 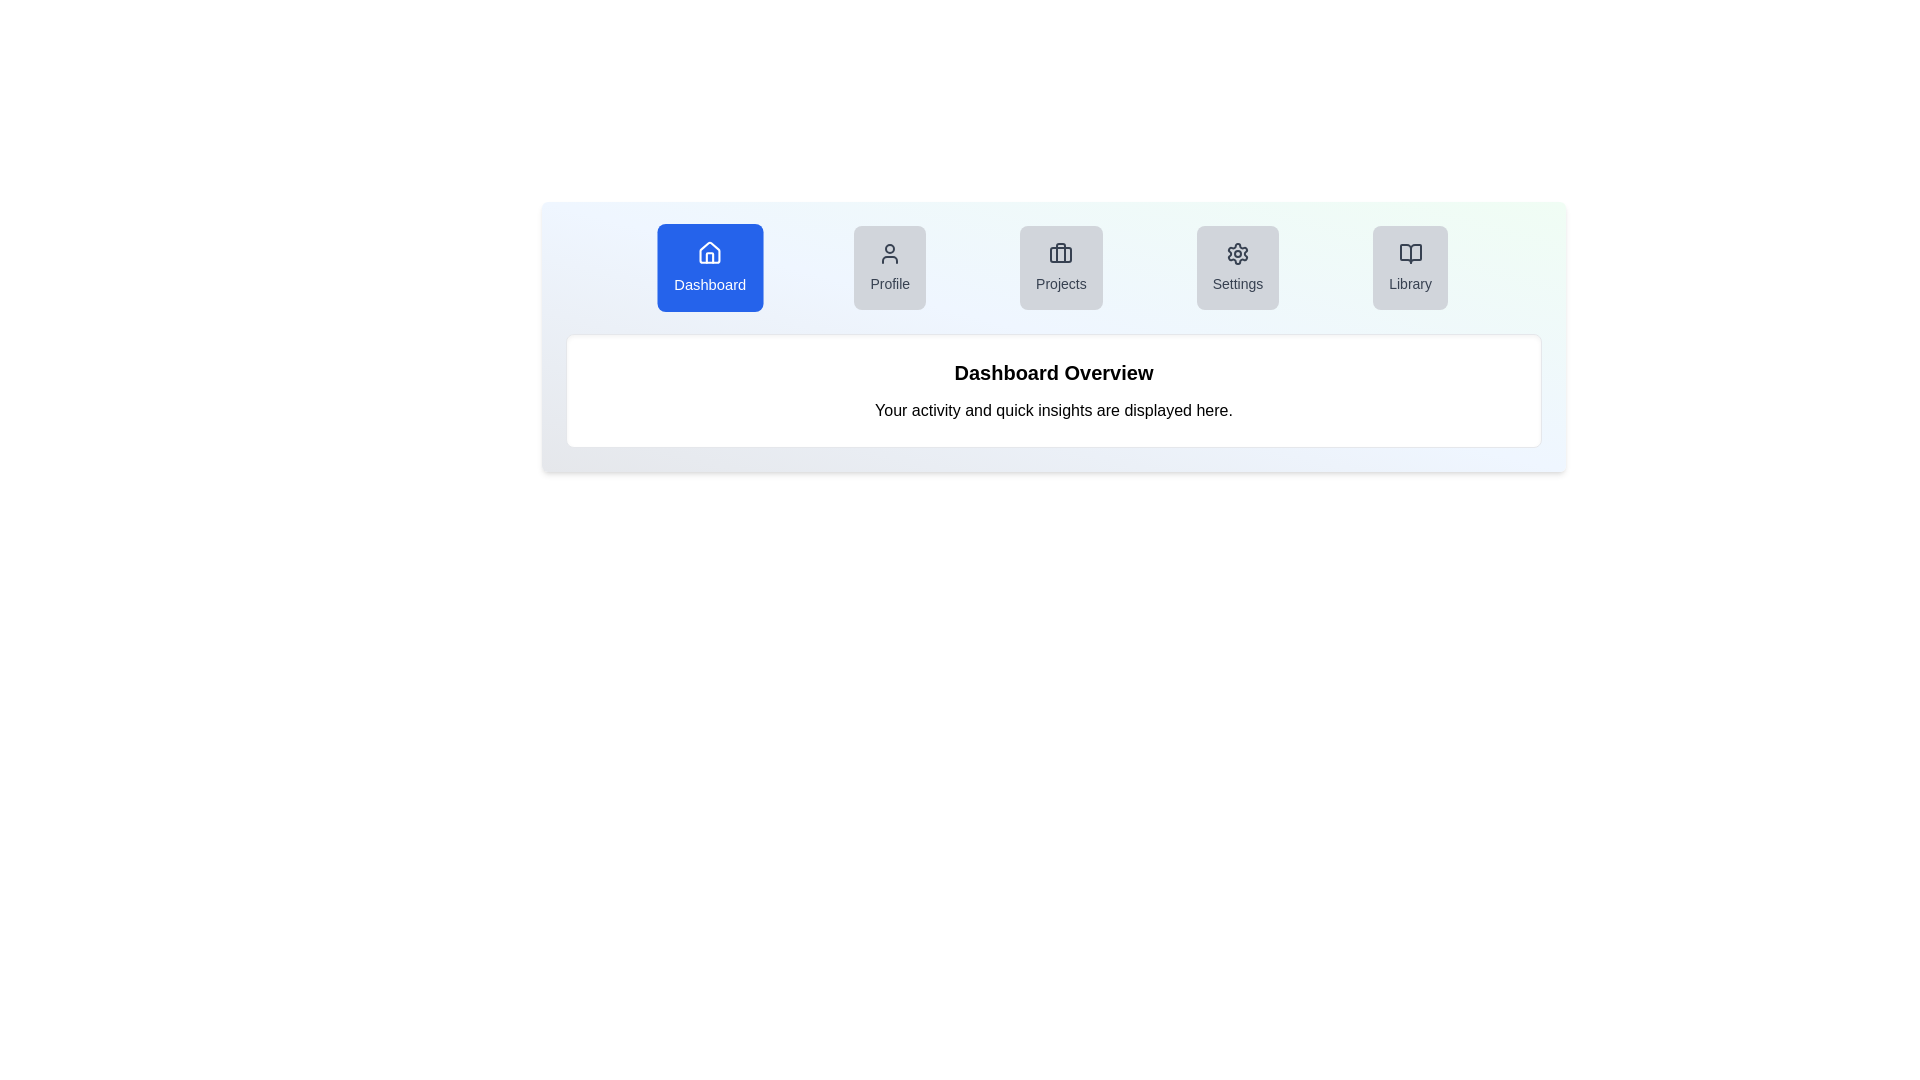 What do you see at coordinates (1059, 266) in the screenshot?
I see `the rectangular button labeled 'Projects' with a briefcase icon` at bounding box center [1059, 266].